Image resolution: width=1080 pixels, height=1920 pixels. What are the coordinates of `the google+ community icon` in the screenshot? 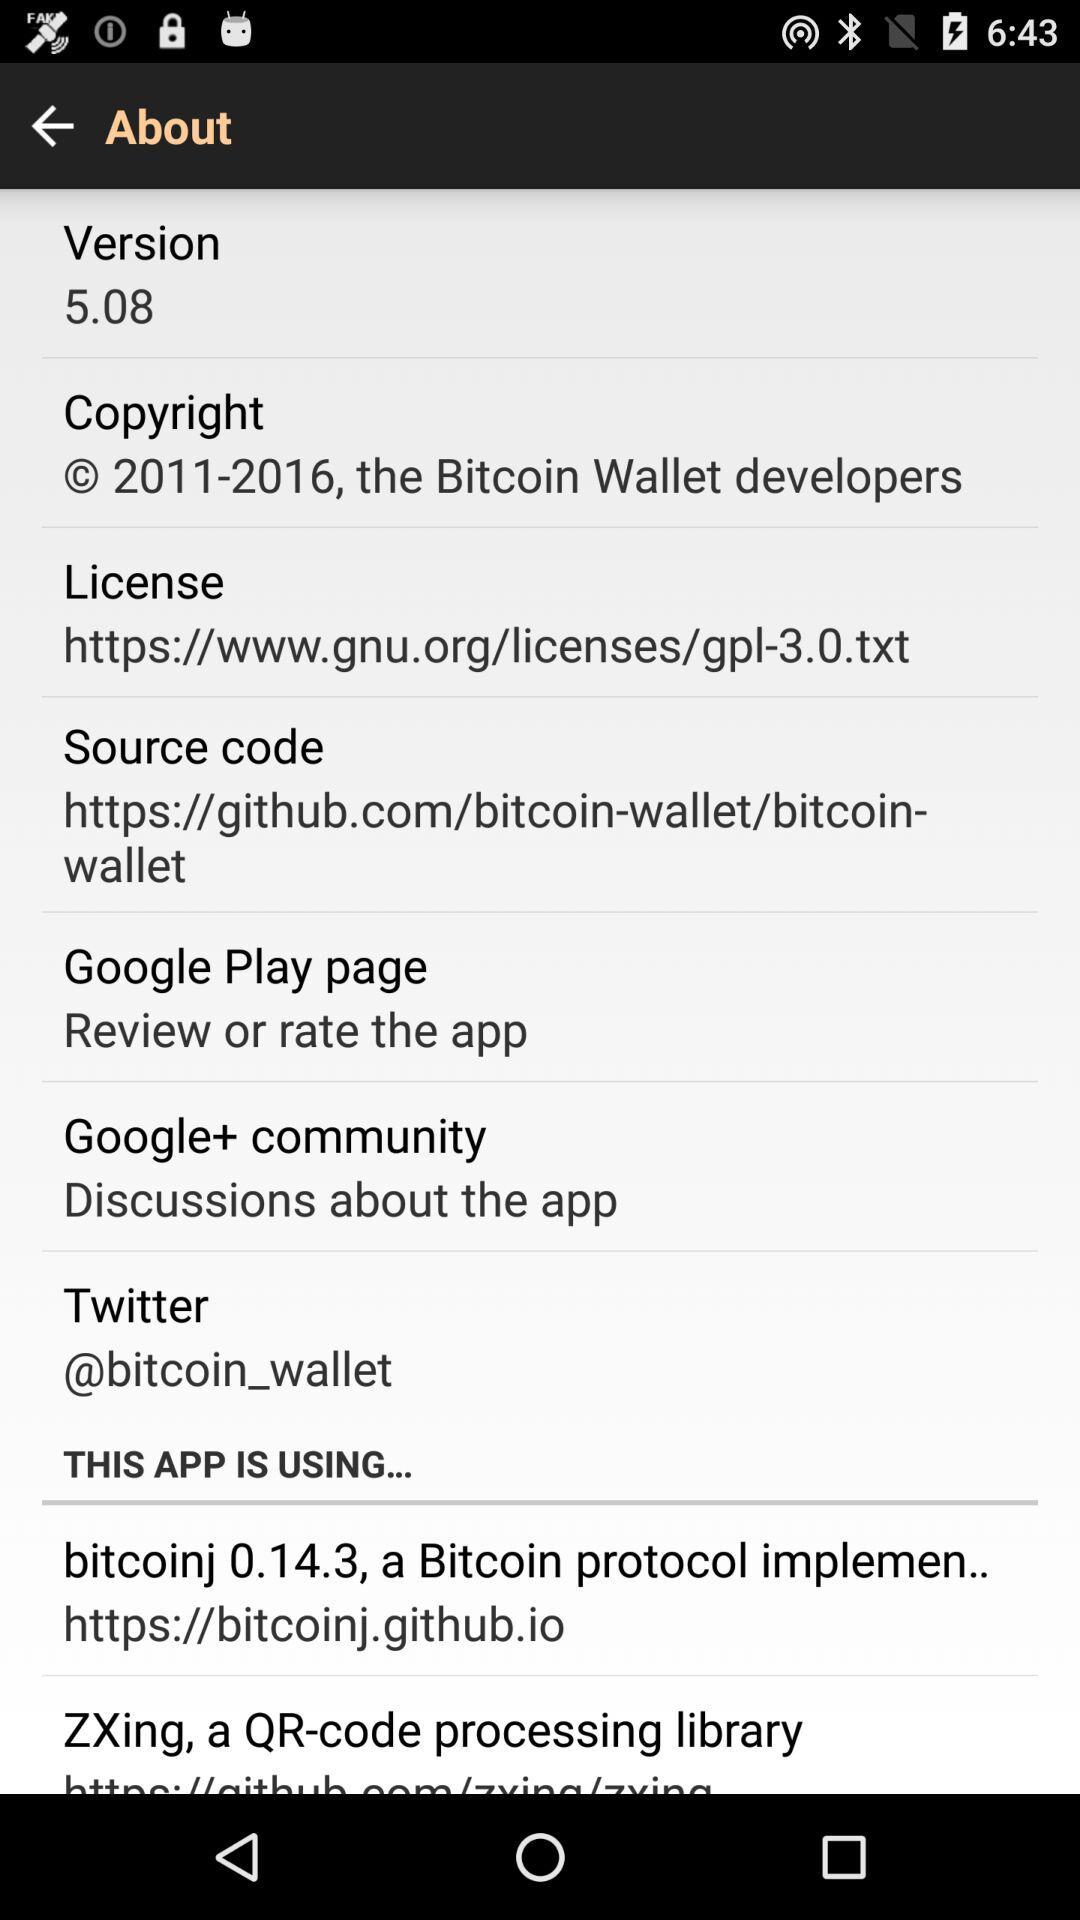 It's located at (274, 1134).